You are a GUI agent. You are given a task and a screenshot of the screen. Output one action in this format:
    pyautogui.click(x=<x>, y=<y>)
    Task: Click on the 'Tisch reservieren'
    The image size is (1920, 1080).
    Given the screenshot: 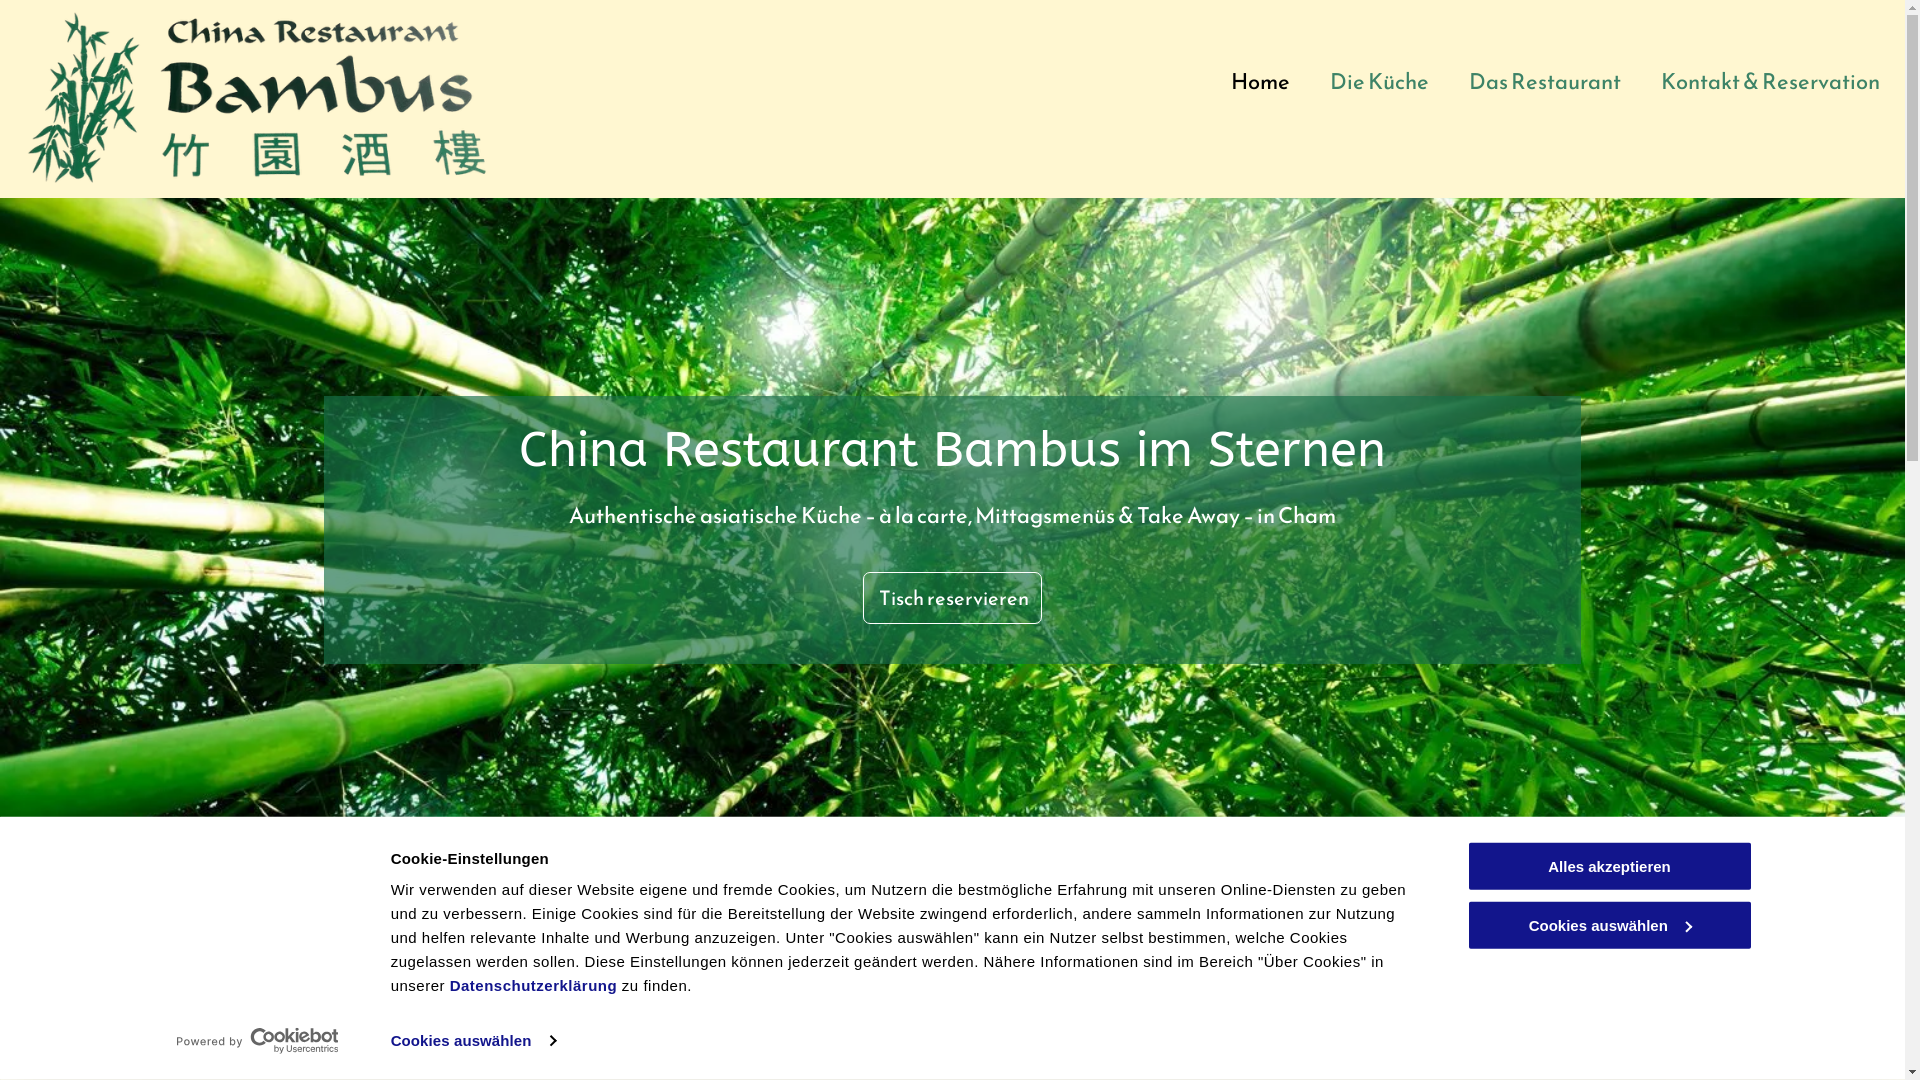 What is the action you would take?
    pyautogui.click(x=951, y=596)
    